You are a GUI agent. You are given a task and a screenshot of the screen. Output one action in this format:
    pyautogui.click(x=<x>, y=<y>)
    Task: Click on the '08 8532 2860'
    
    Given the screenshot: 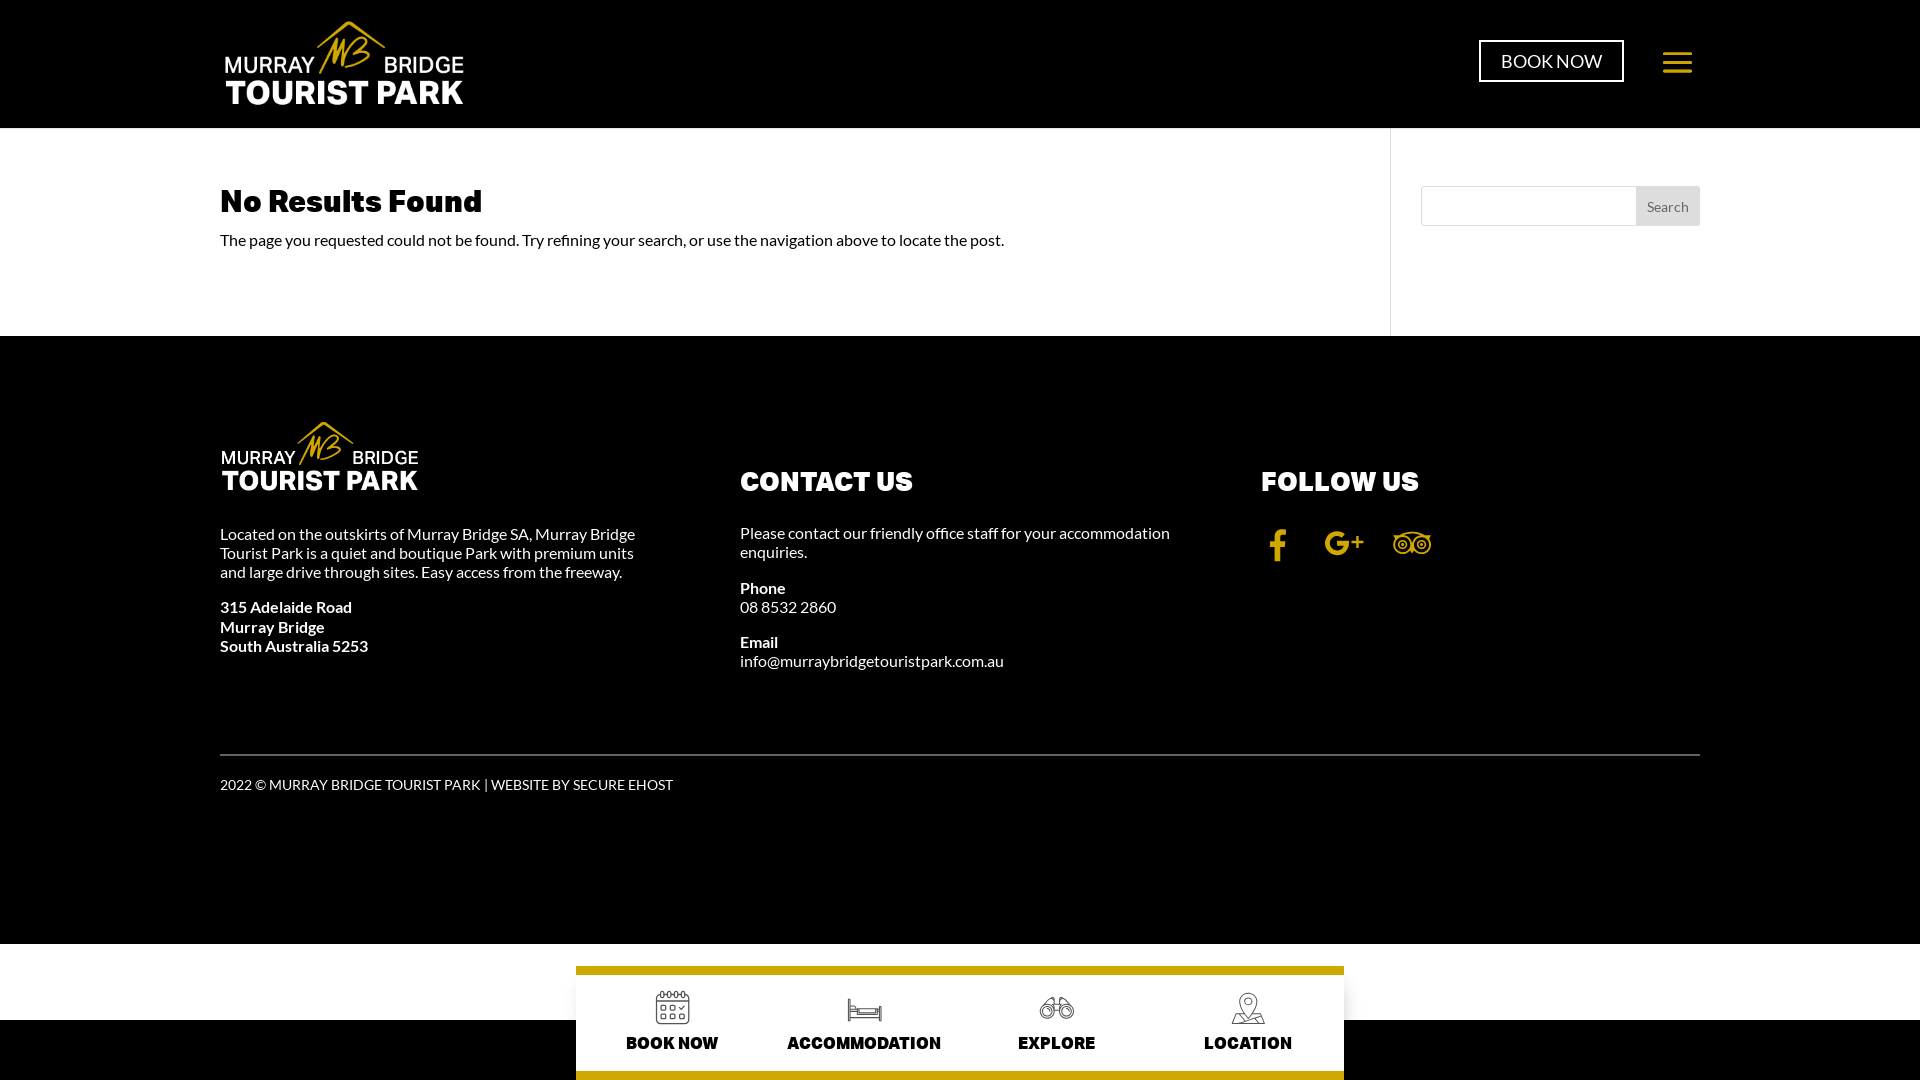 What is the action you would take?
    pyautogui.click(x=786, y=605)
    